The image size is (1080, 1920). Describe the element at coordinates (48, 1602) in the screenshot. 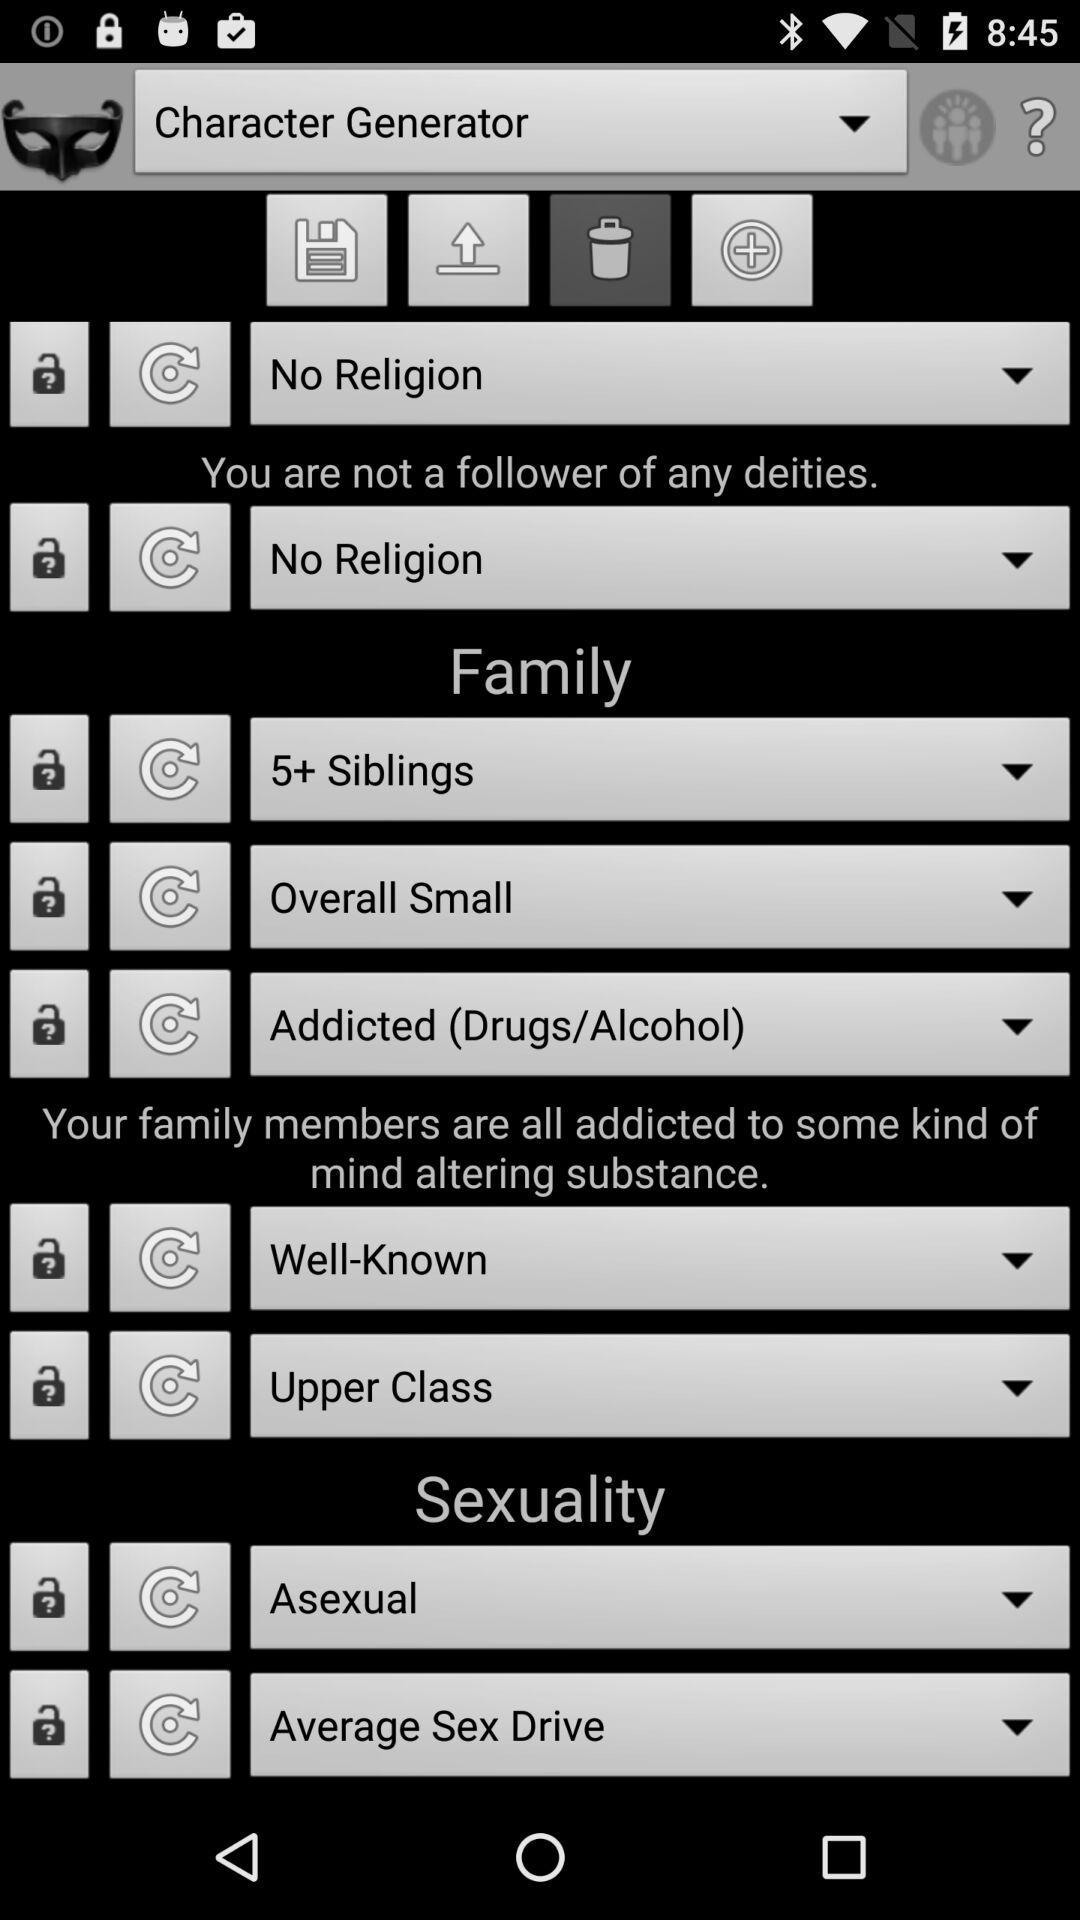

I see `unlock` at that location.